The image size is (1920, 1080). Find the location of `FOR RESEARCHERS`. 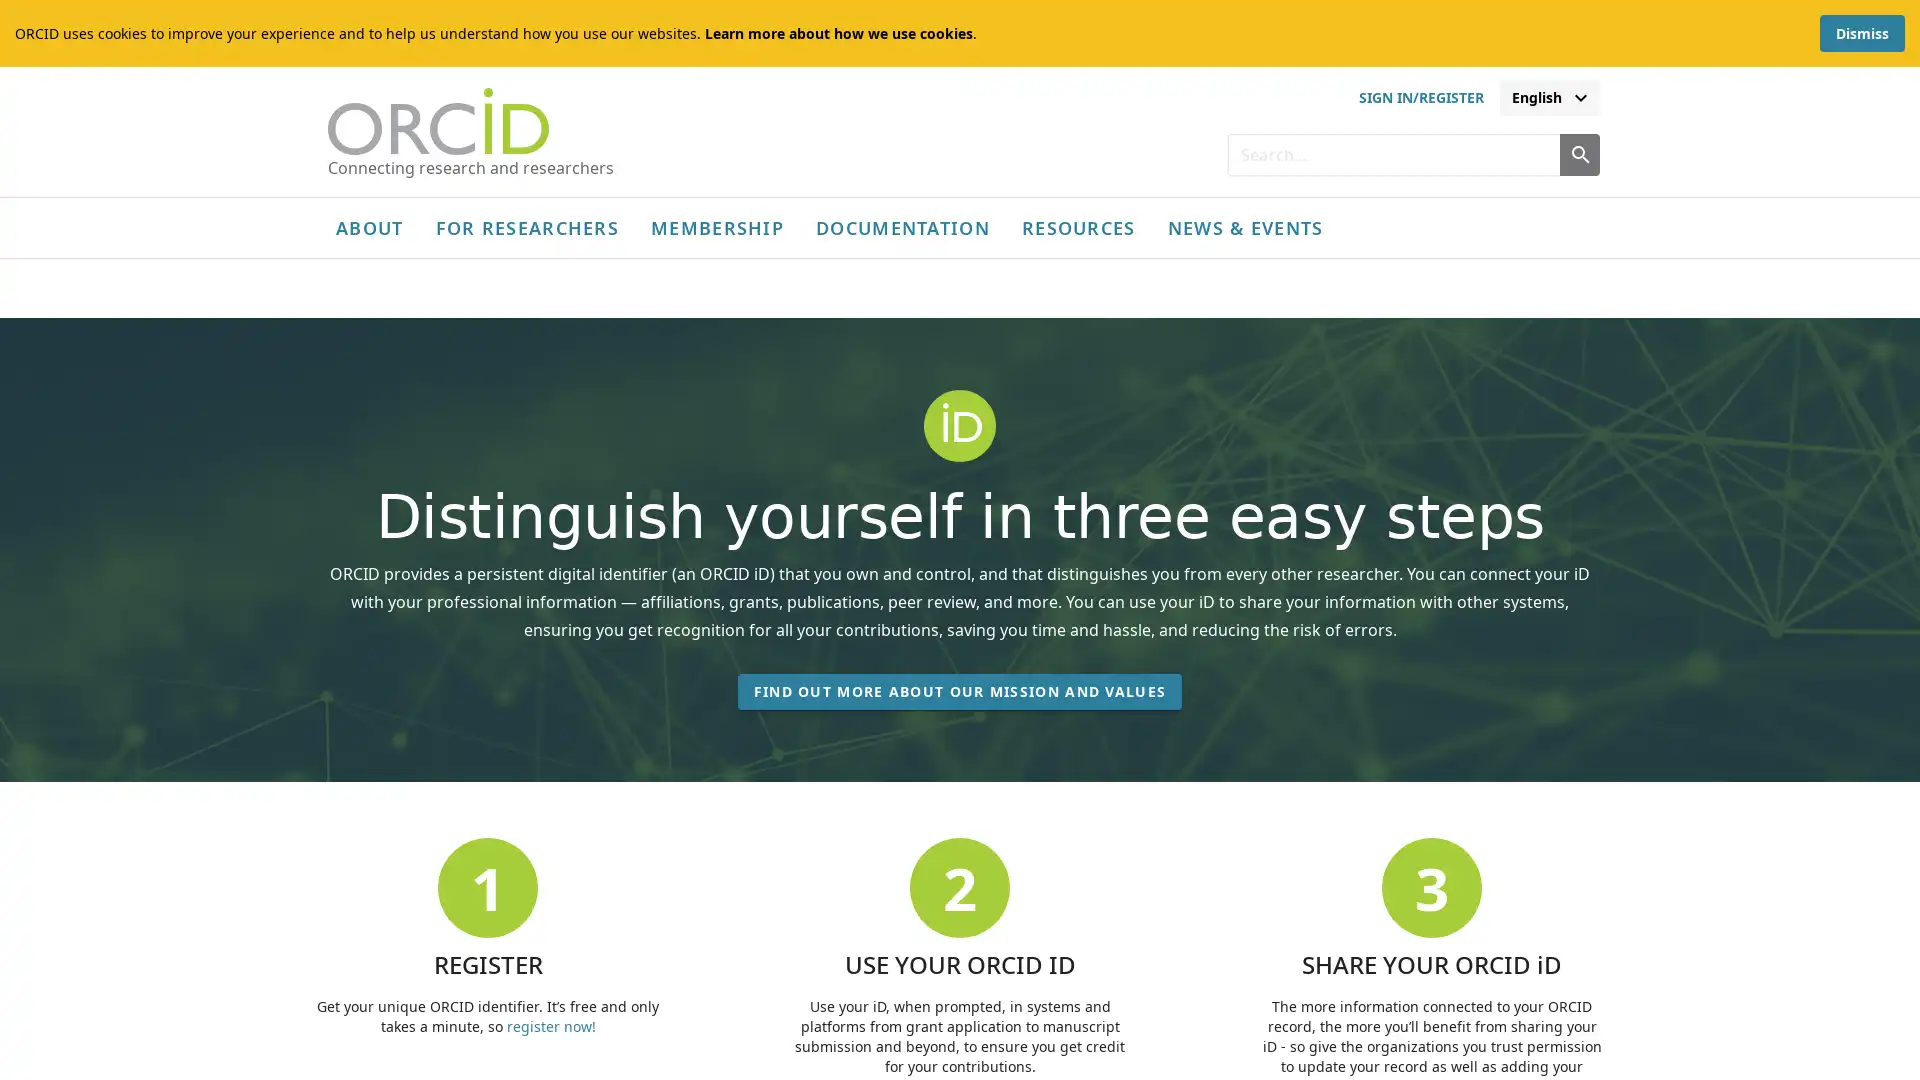

FOR RESEARCHERS is located at coordinates (527, 226).